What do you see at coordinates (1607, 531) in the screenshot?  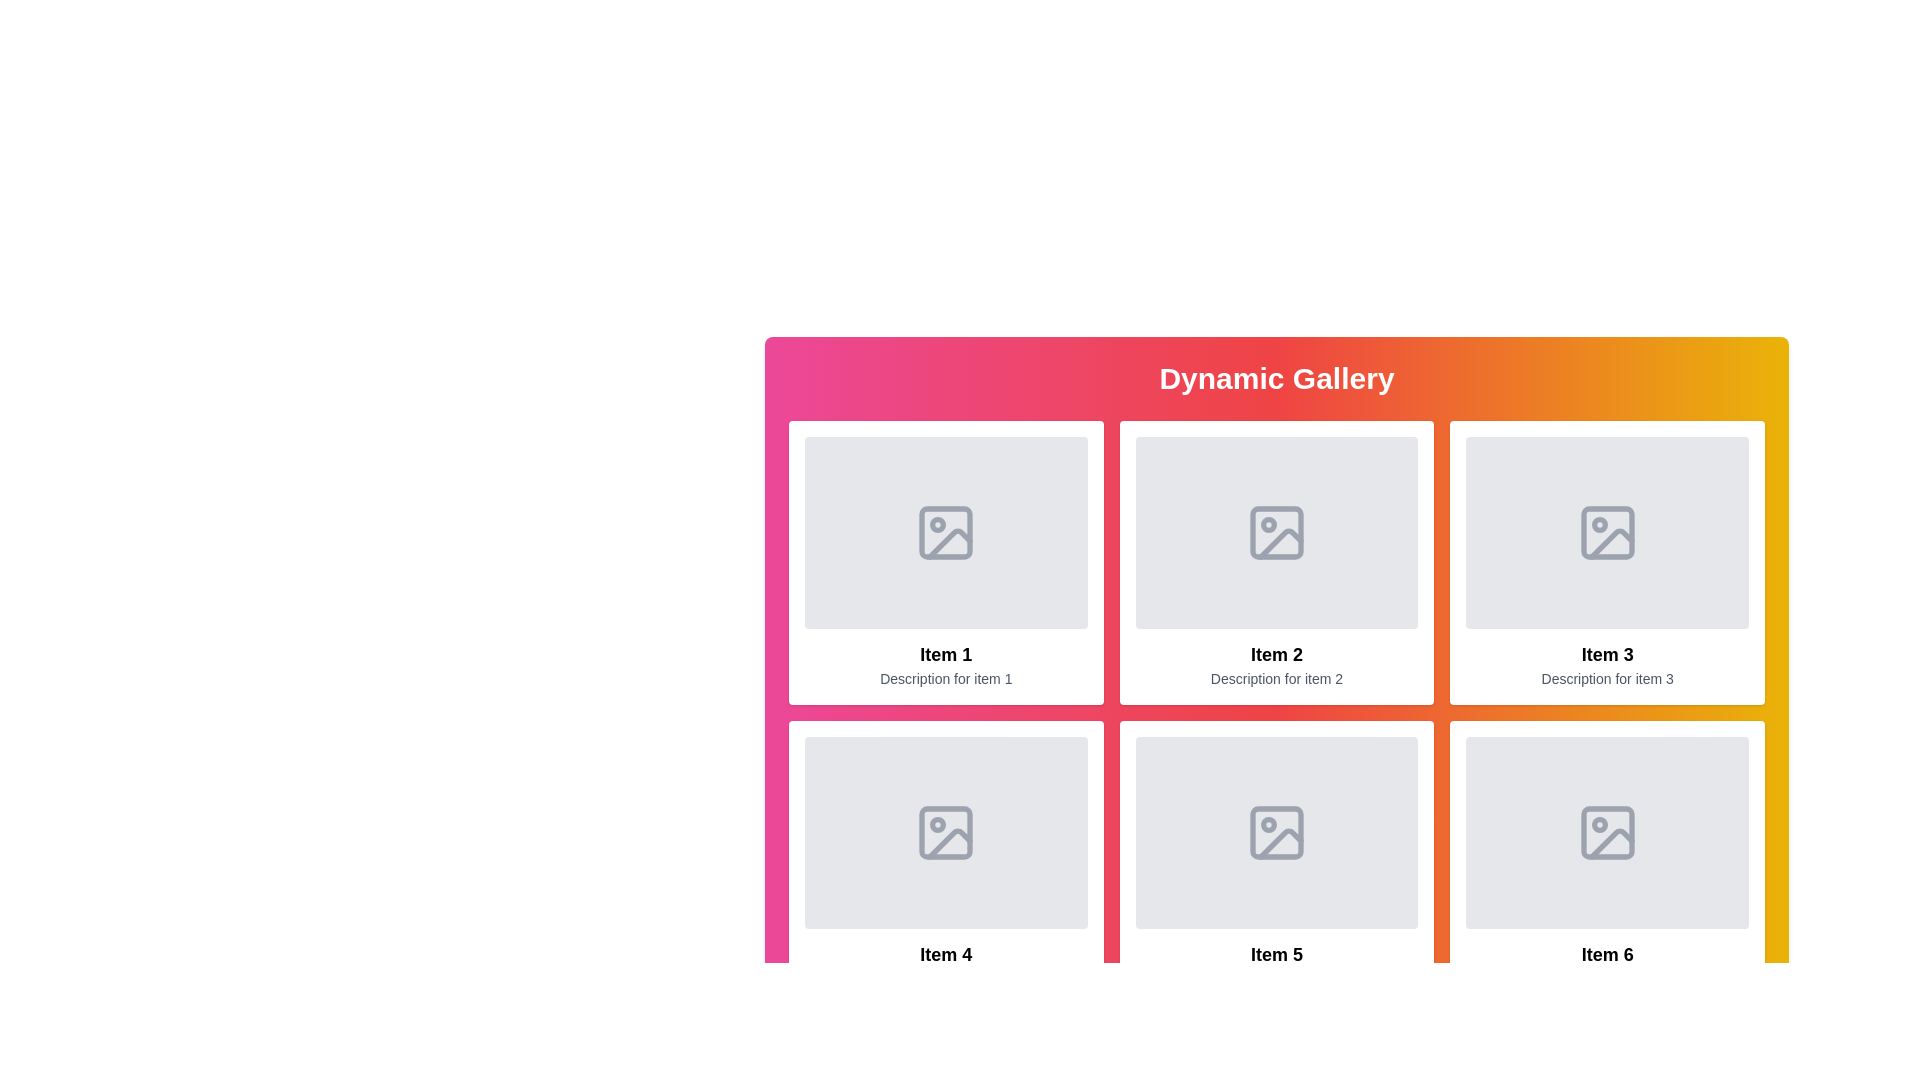 I see `the graphical icon component located in the third item of the top row beneath the 'Dynamic Gallery' title` at bounding box center [1607, 531].